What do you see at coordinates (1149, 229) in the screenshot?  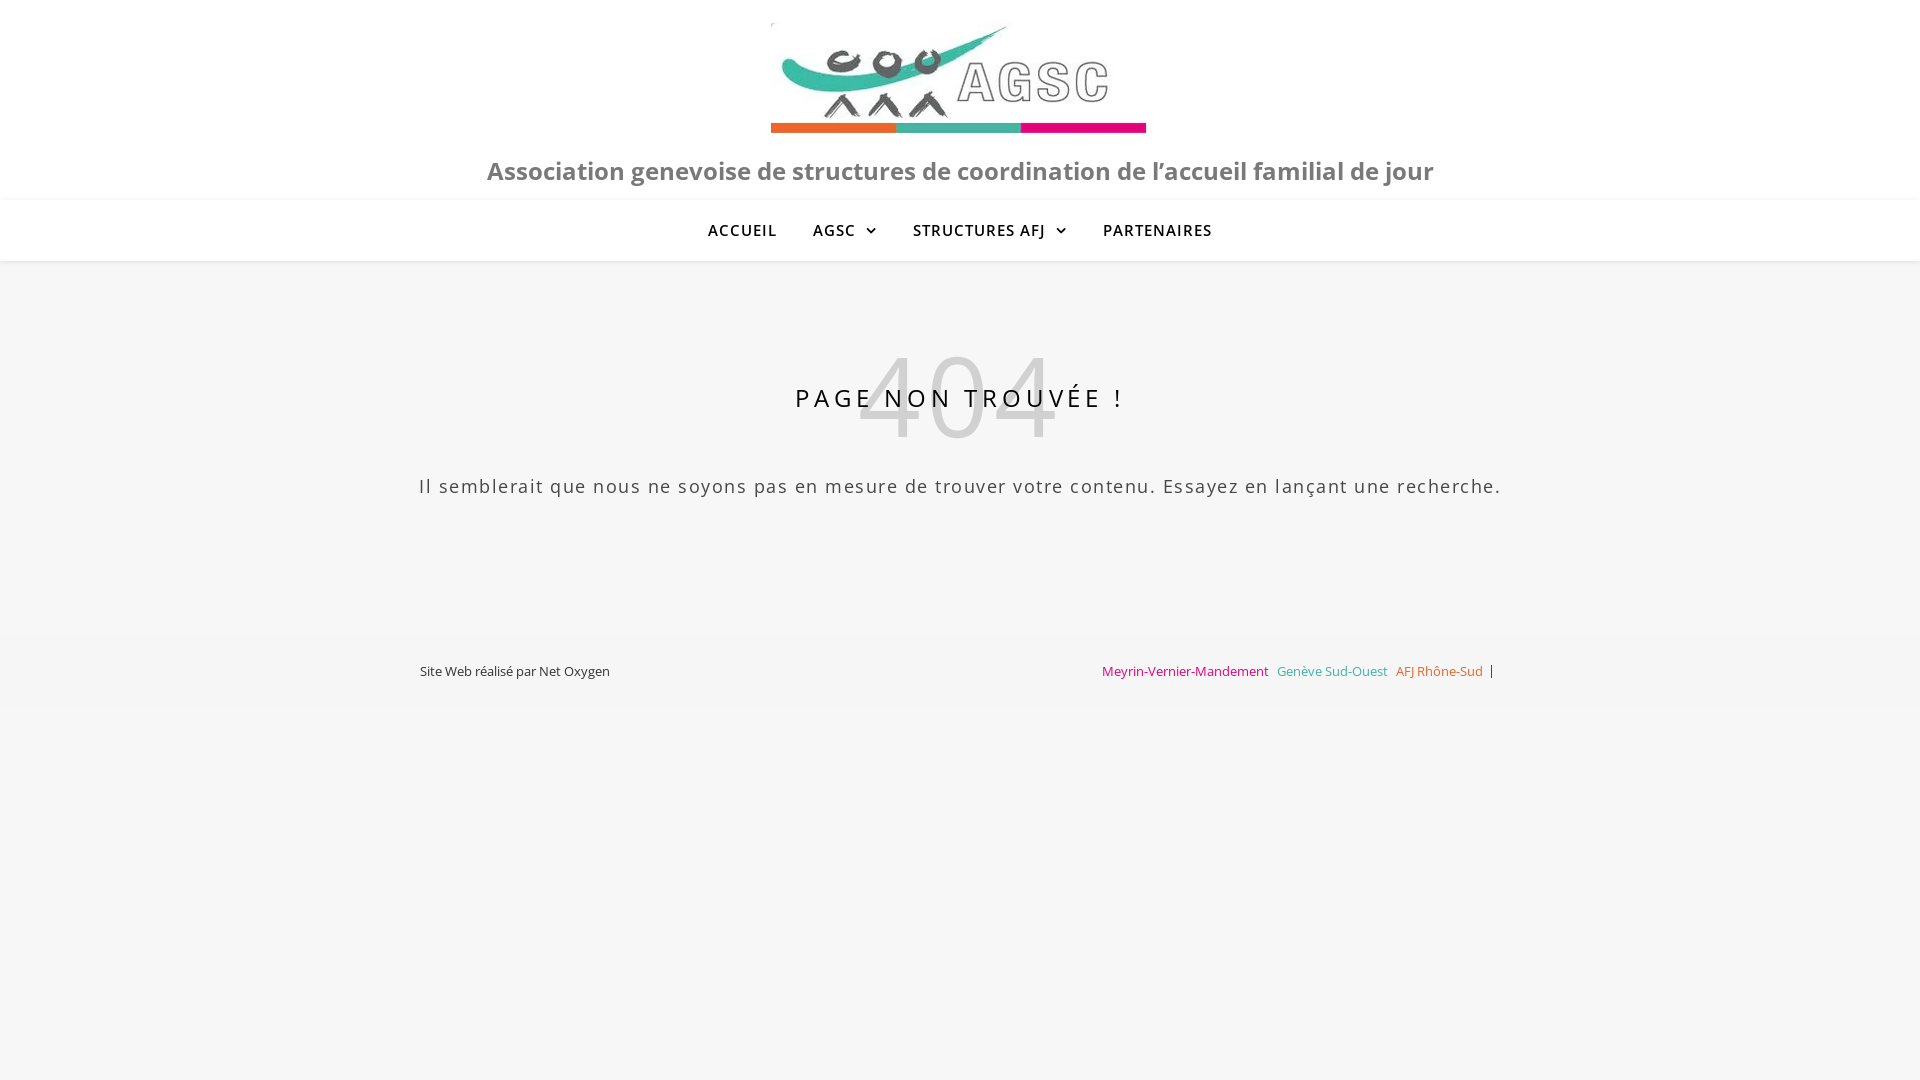 I see `'PARTENAIRES'` at bounding box center [1149, 229].